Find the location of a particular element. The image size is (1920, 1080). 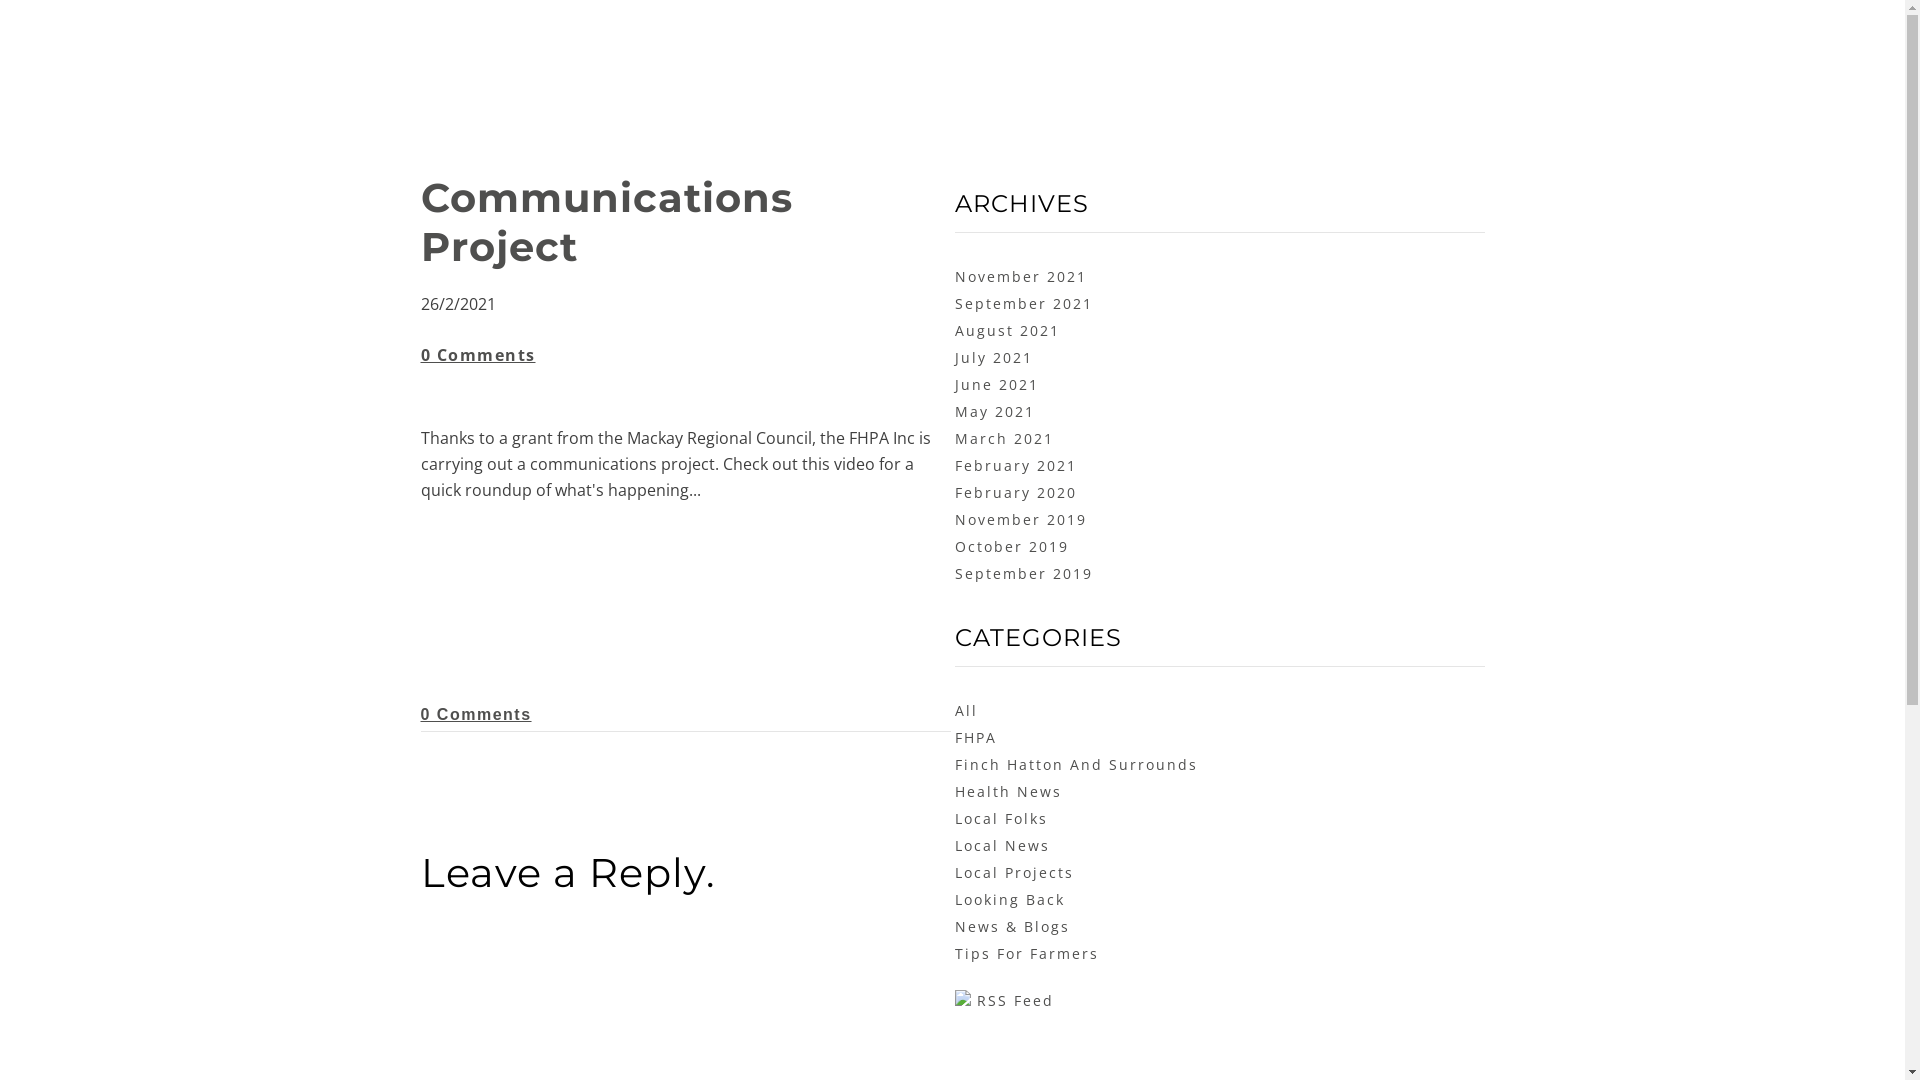

'Local Projects' is located at coordinates (1013, 871).